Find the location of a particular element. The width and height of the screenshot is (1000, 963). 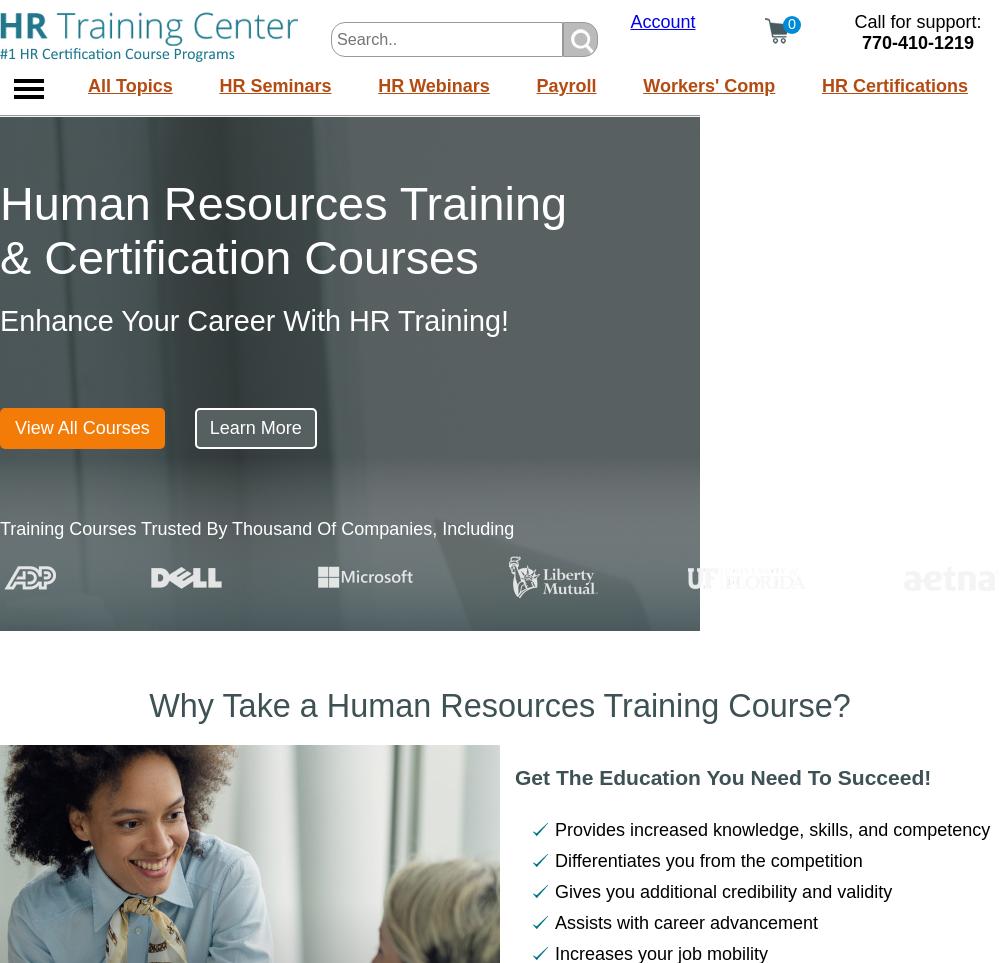

'HR Seminars' is located at coordinates (275, 85).